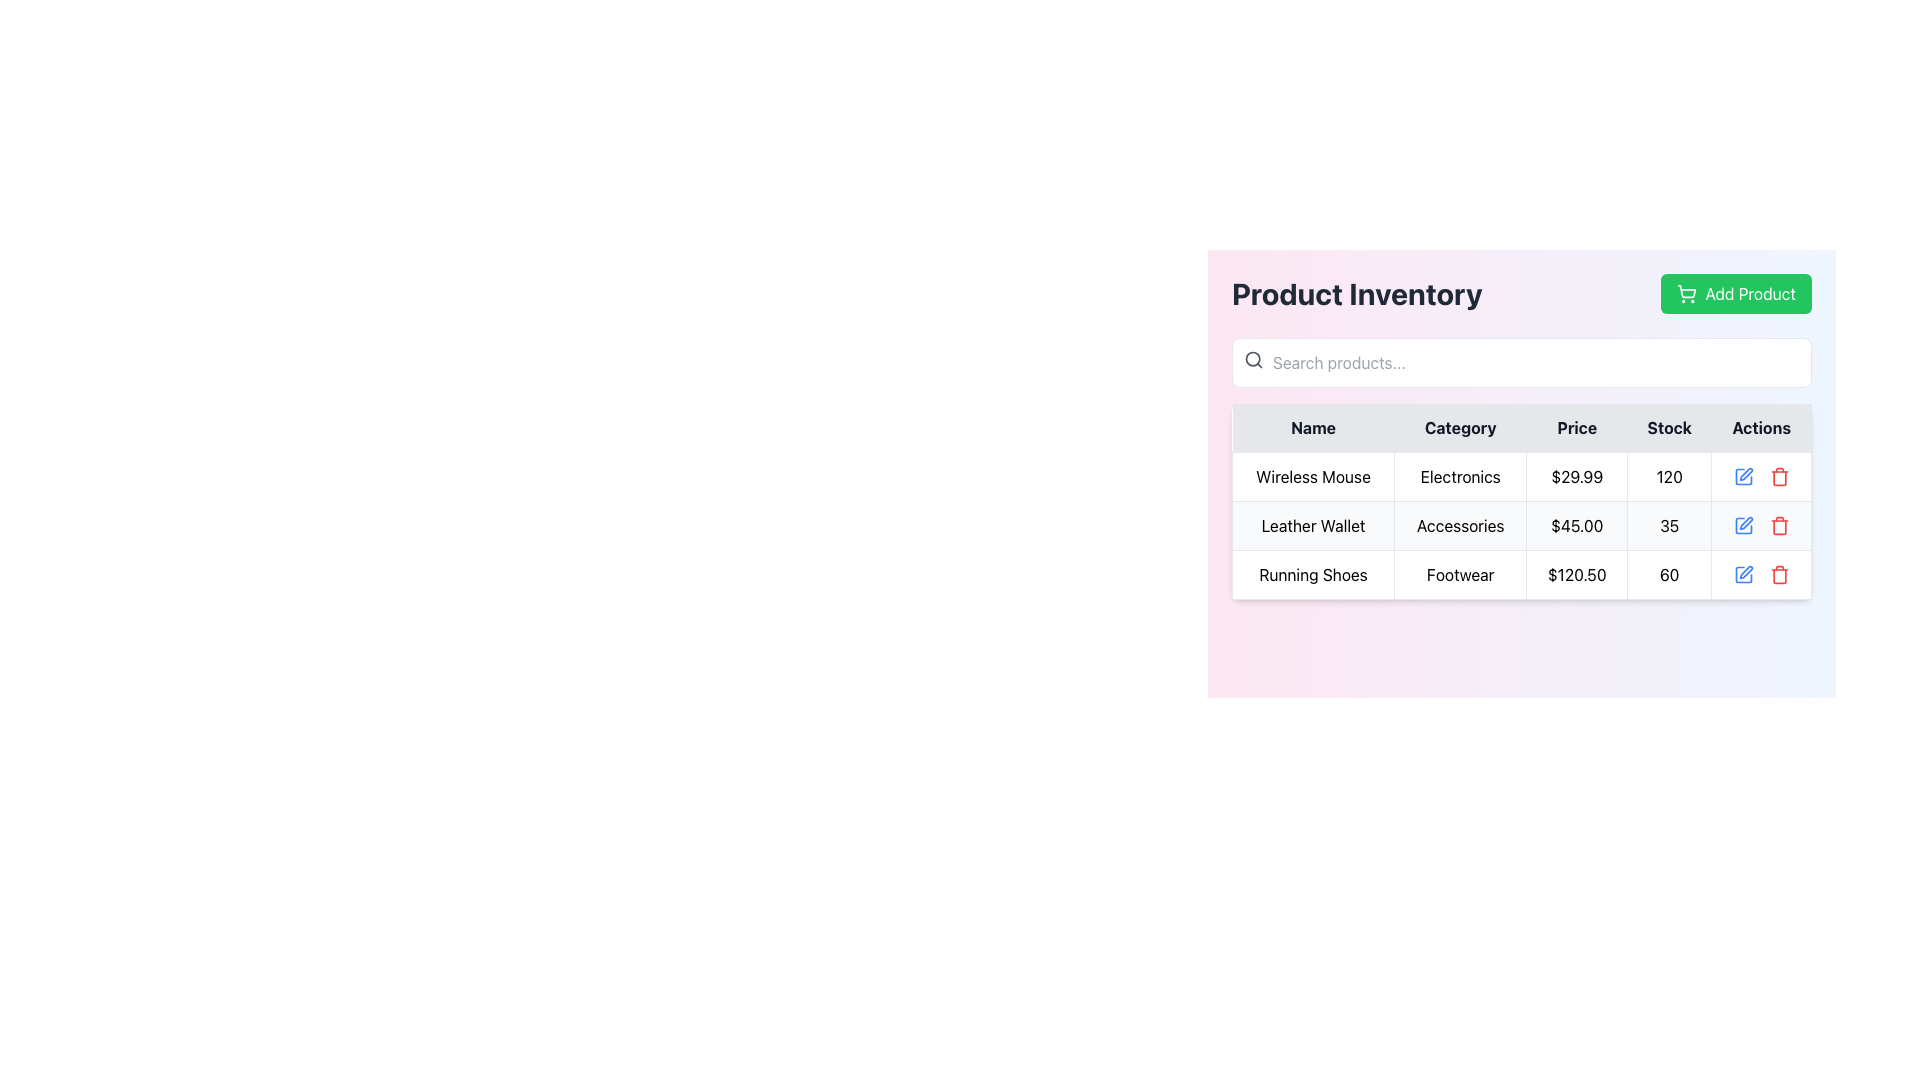  I want to click on the search icon located at the far-left end of the search box in the product inventory interface, so click(1252, 358).